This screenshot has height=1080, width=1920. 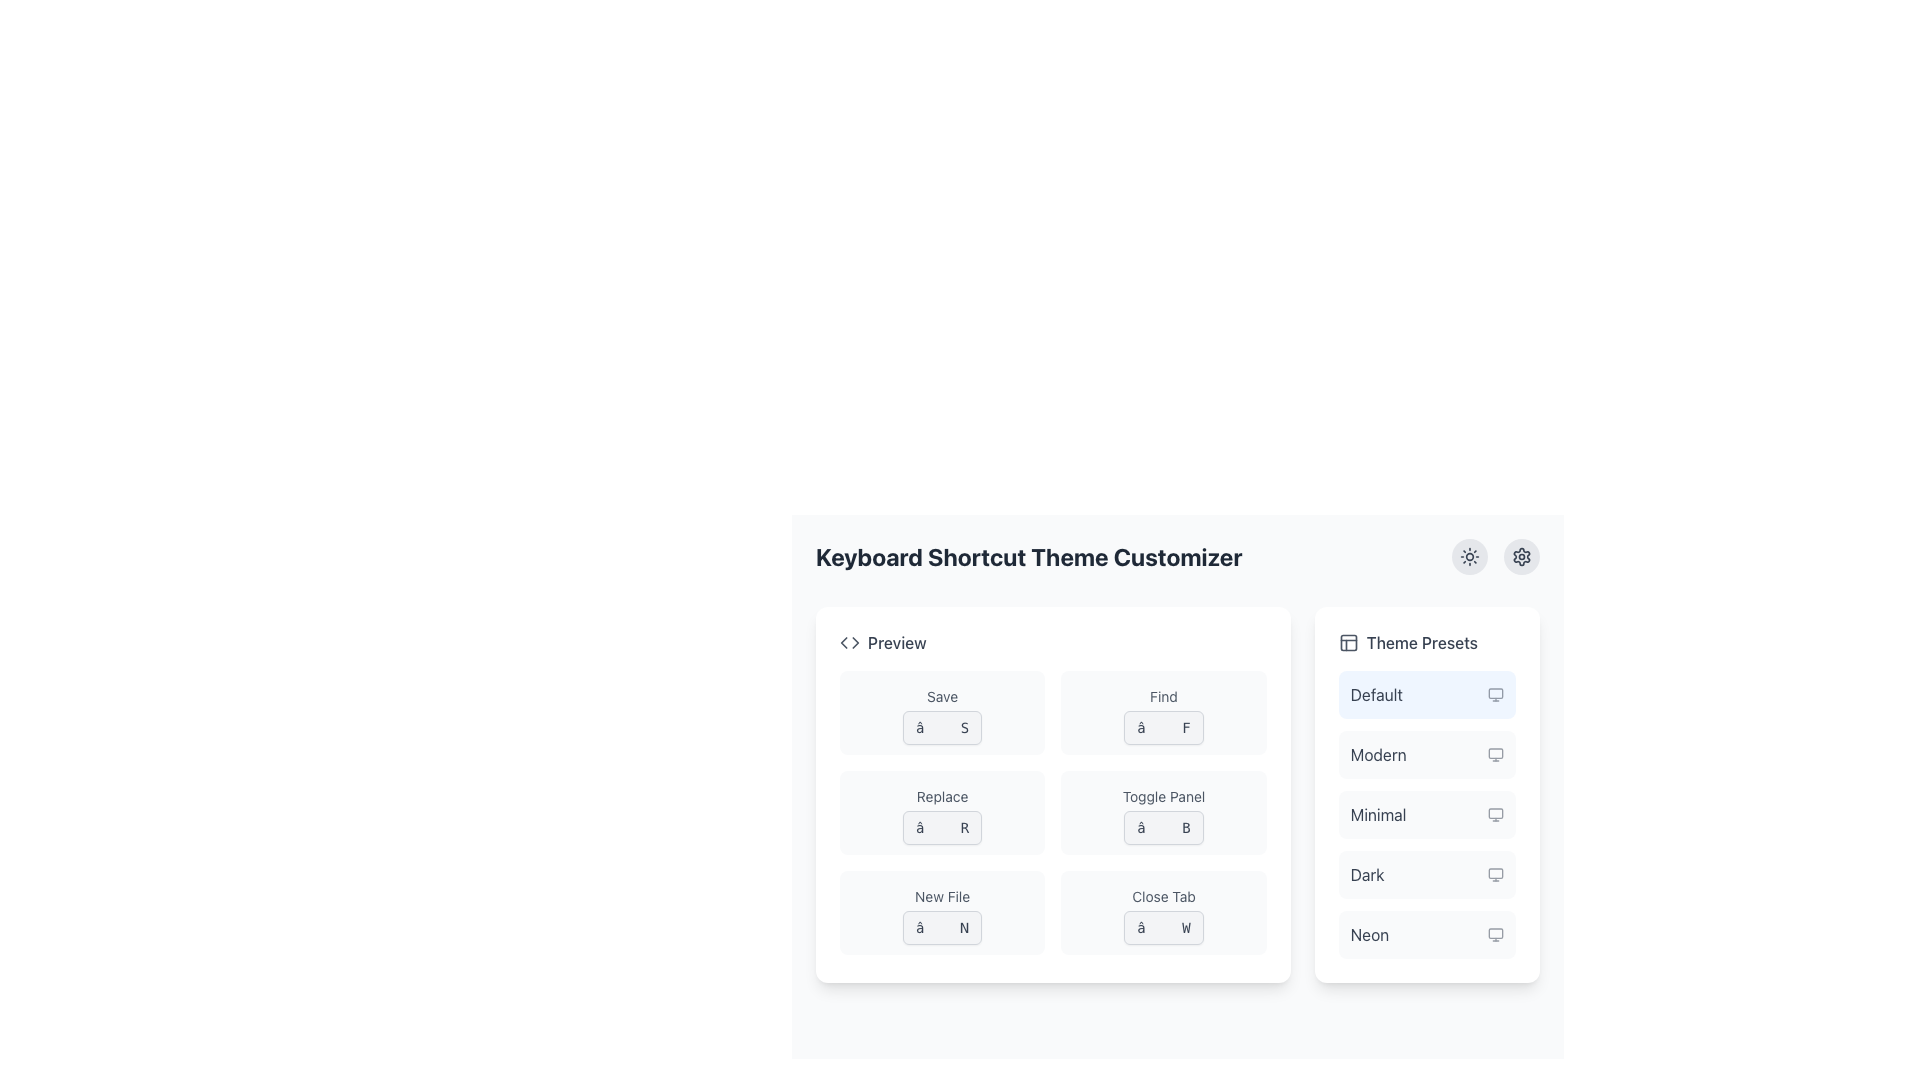 I want to click on the text label displaying 'Preview', which is styled in gray, medium weight font and aligned horizontally with other elements, located near the top left of the main white card, so click(x=896, y=643).